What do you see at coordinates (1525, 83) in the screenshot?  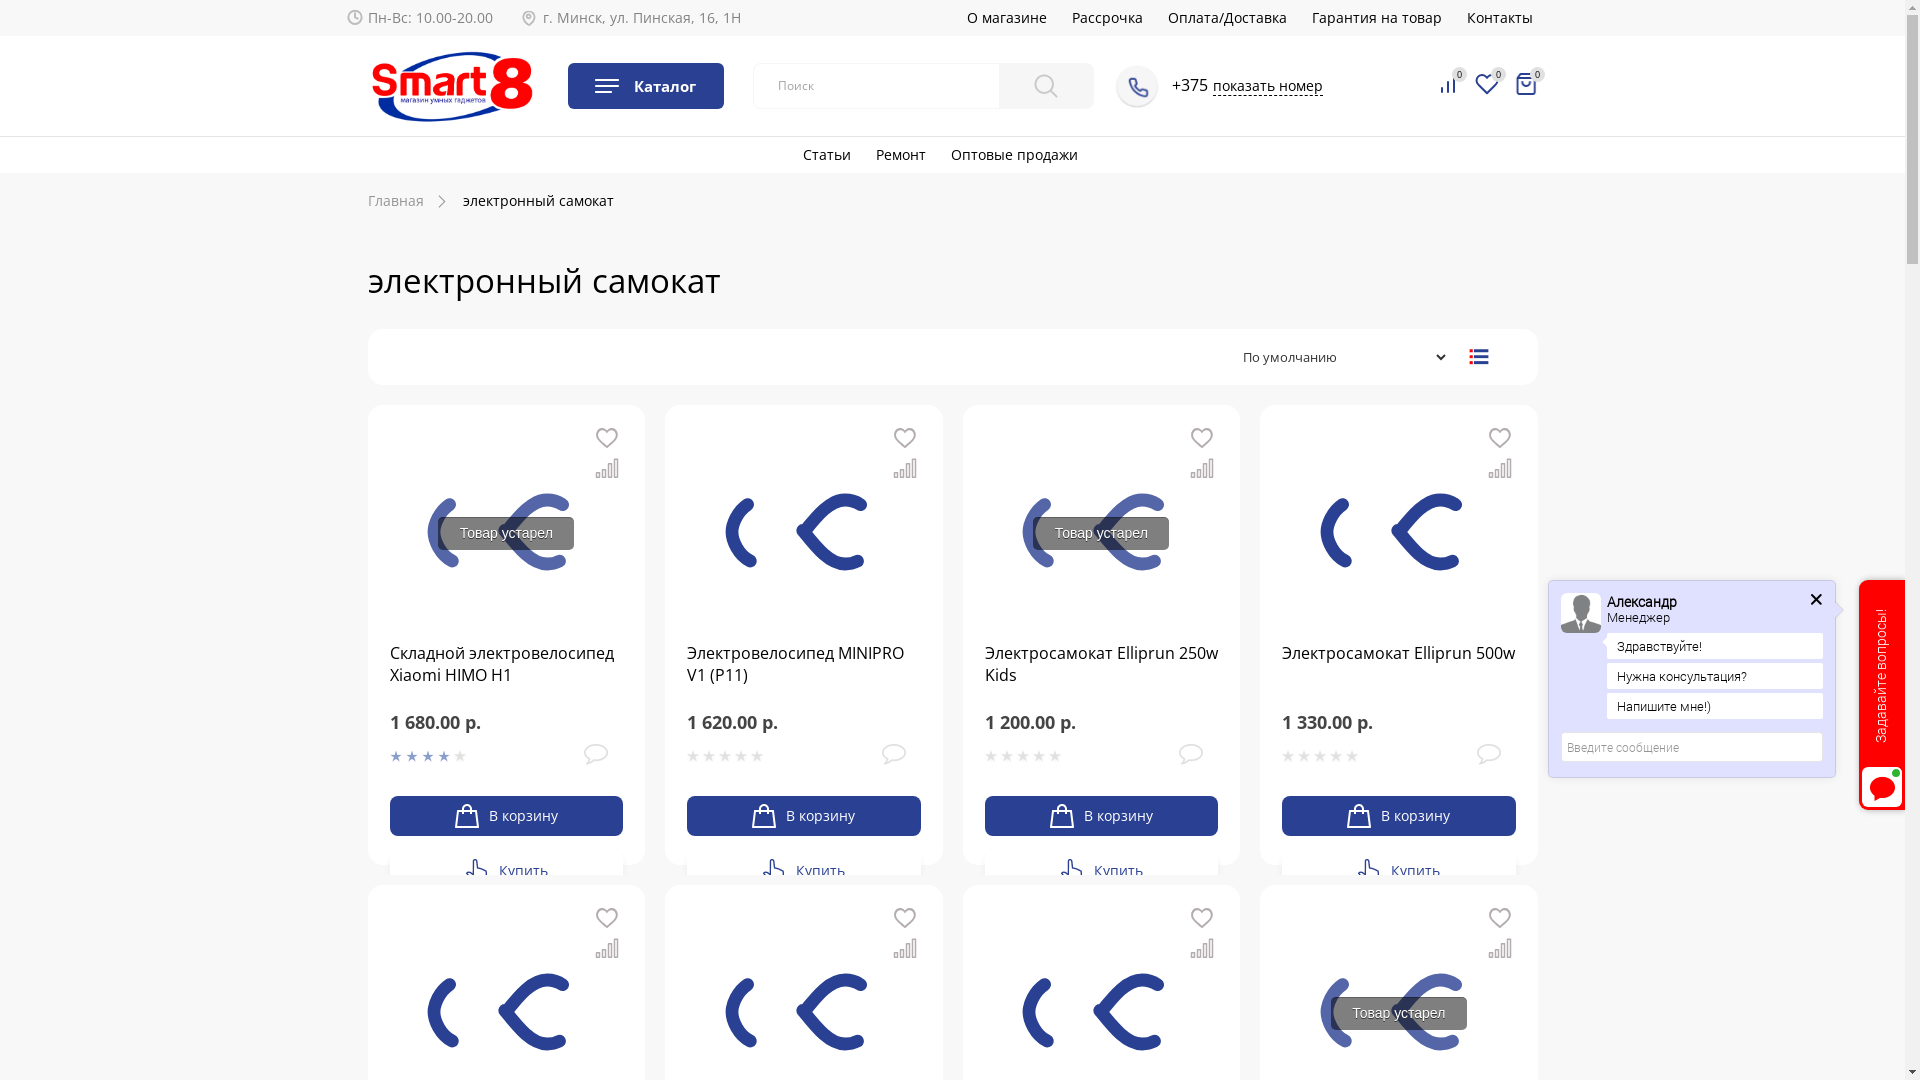 I see `'0'` at bounding box center [1525, 83].